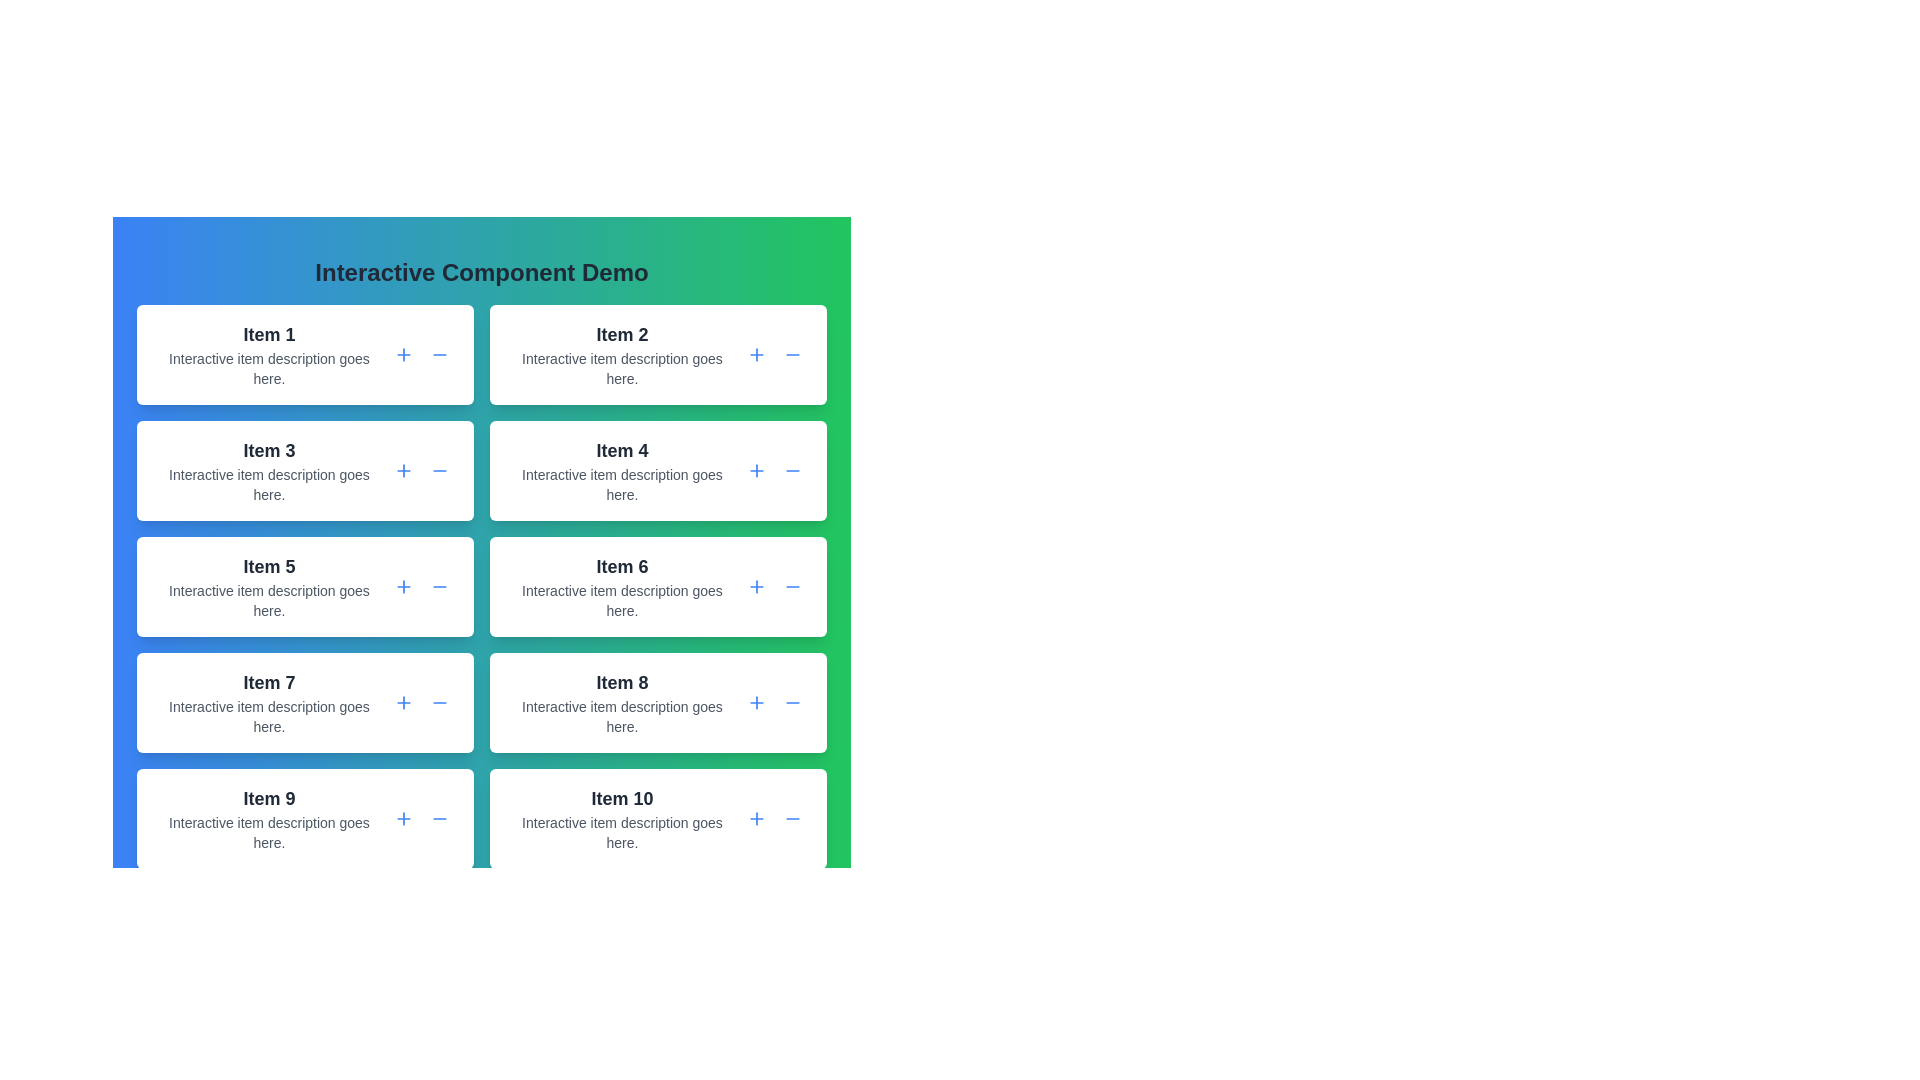  What do you see at coordinates (756, 585) in the screenshot?
I see `the 'add' icon located beside the '-' icon in the 'Item 6' section to trigger tooltip or visual feedback` at bounding box center [756, 585].